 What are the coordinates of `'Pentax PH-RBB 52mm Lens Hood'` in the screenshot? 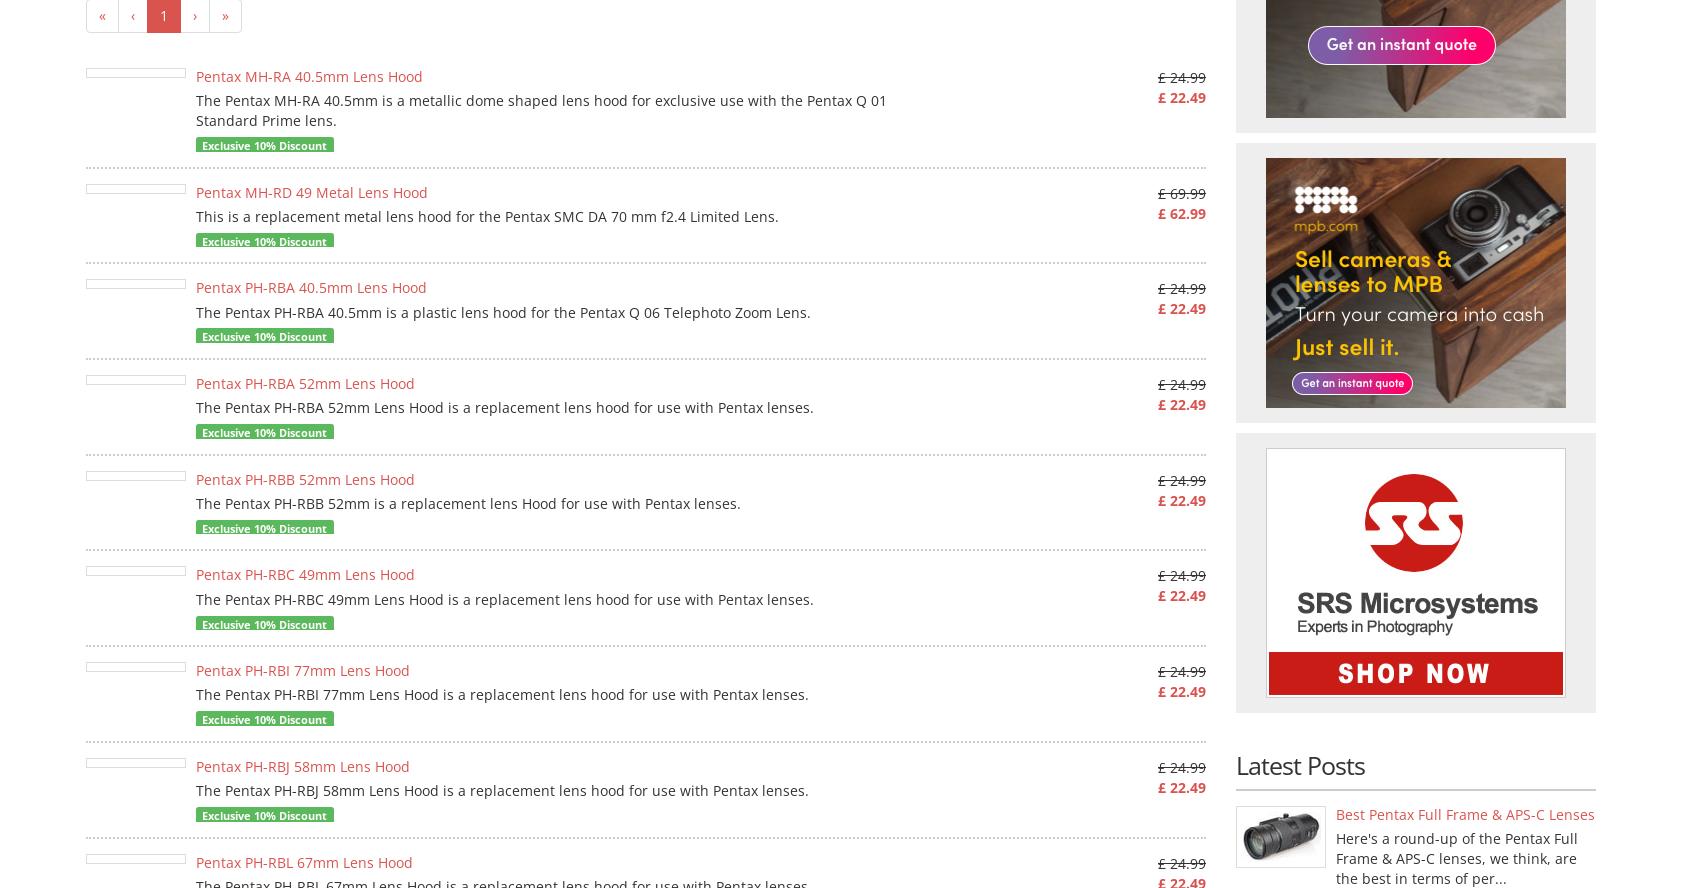 It's located at (194, 478).